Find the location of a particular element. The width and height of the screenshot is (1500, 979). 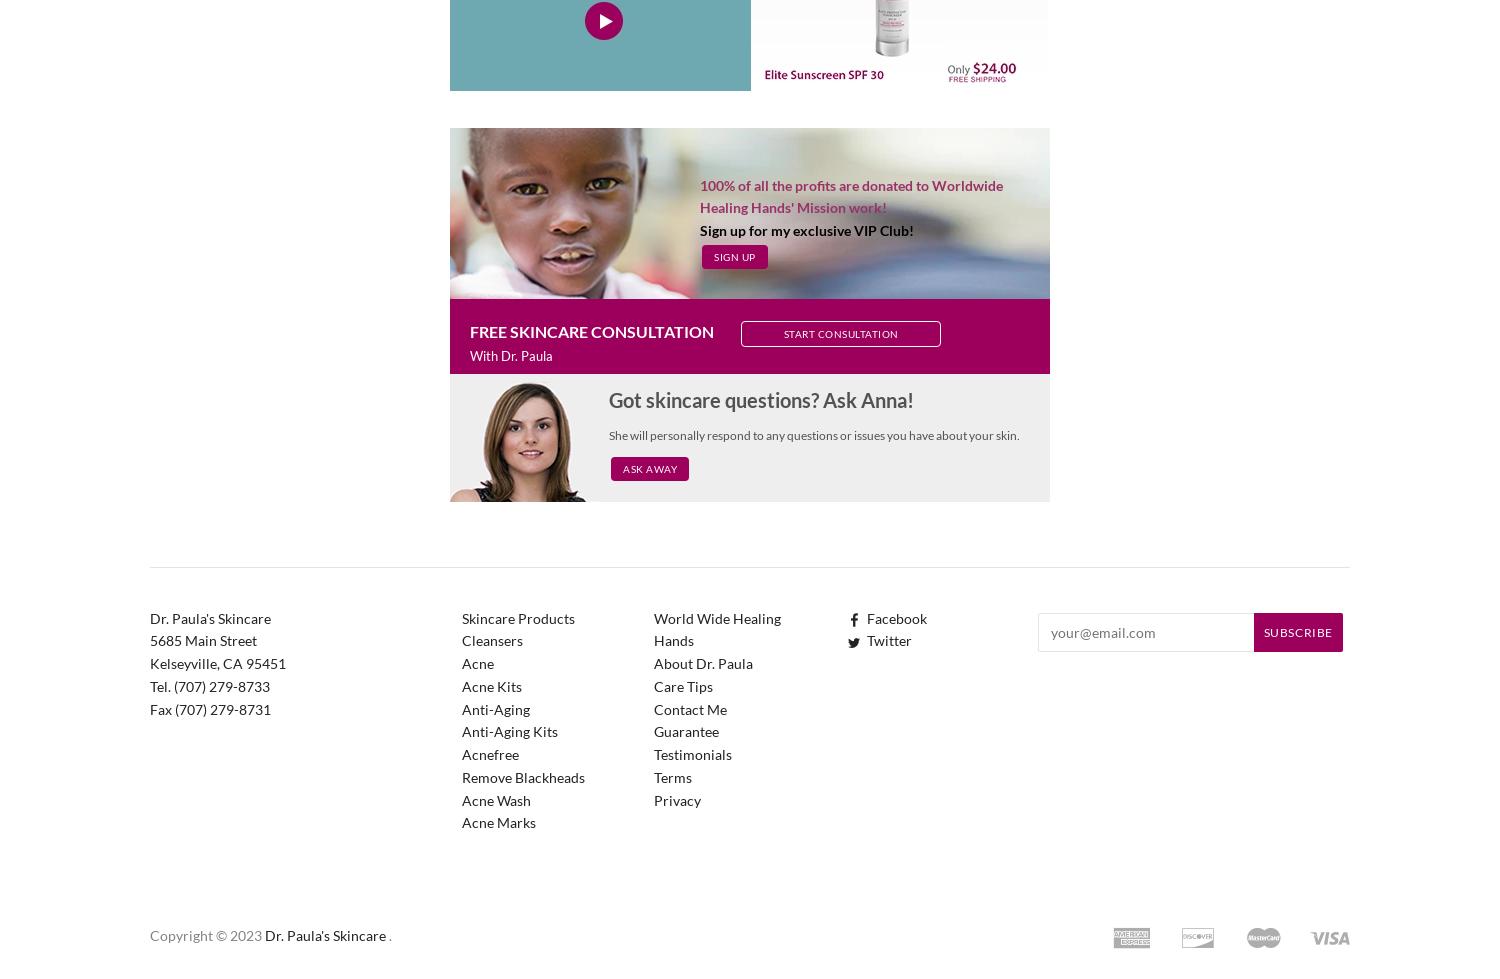

'Got skincare questions? Ask Anna!' is located at coordinates (761, 399).